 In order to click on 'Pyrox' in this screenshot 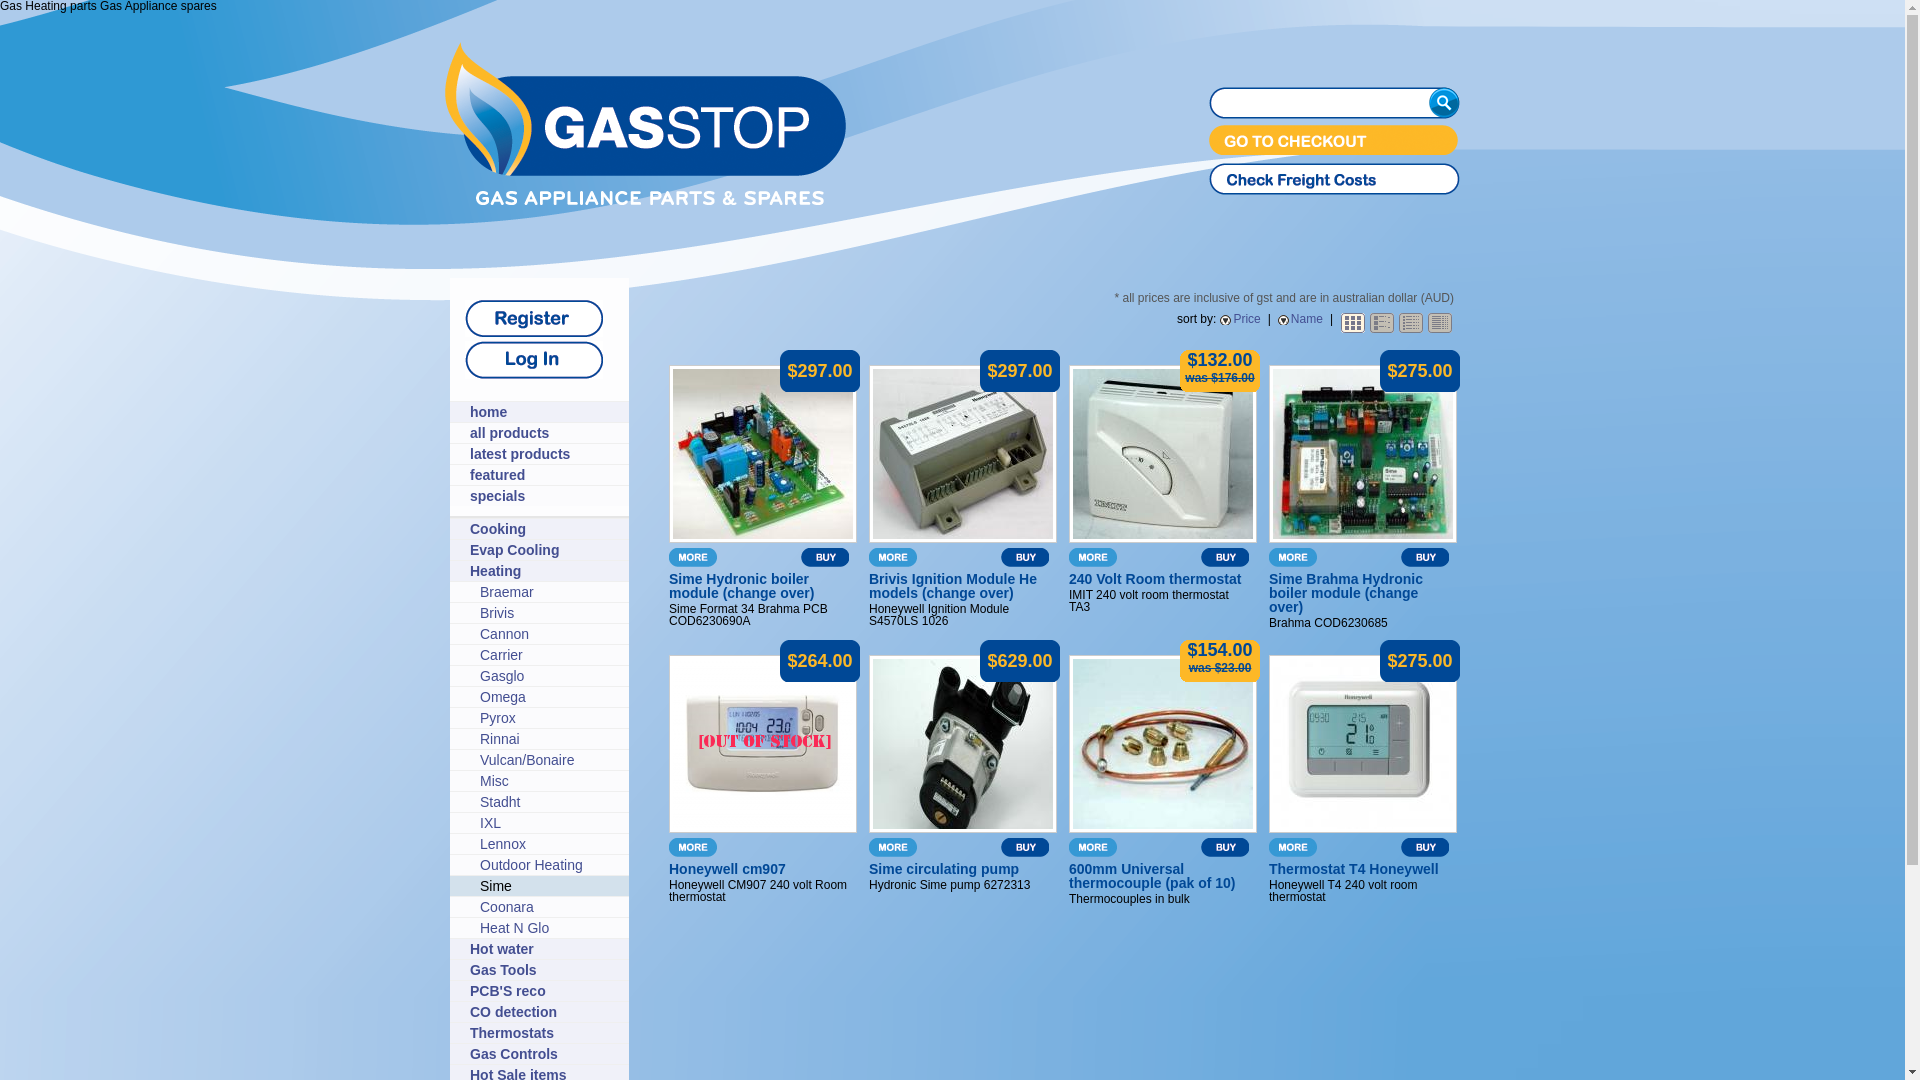, I will do `click(549, 716)`.